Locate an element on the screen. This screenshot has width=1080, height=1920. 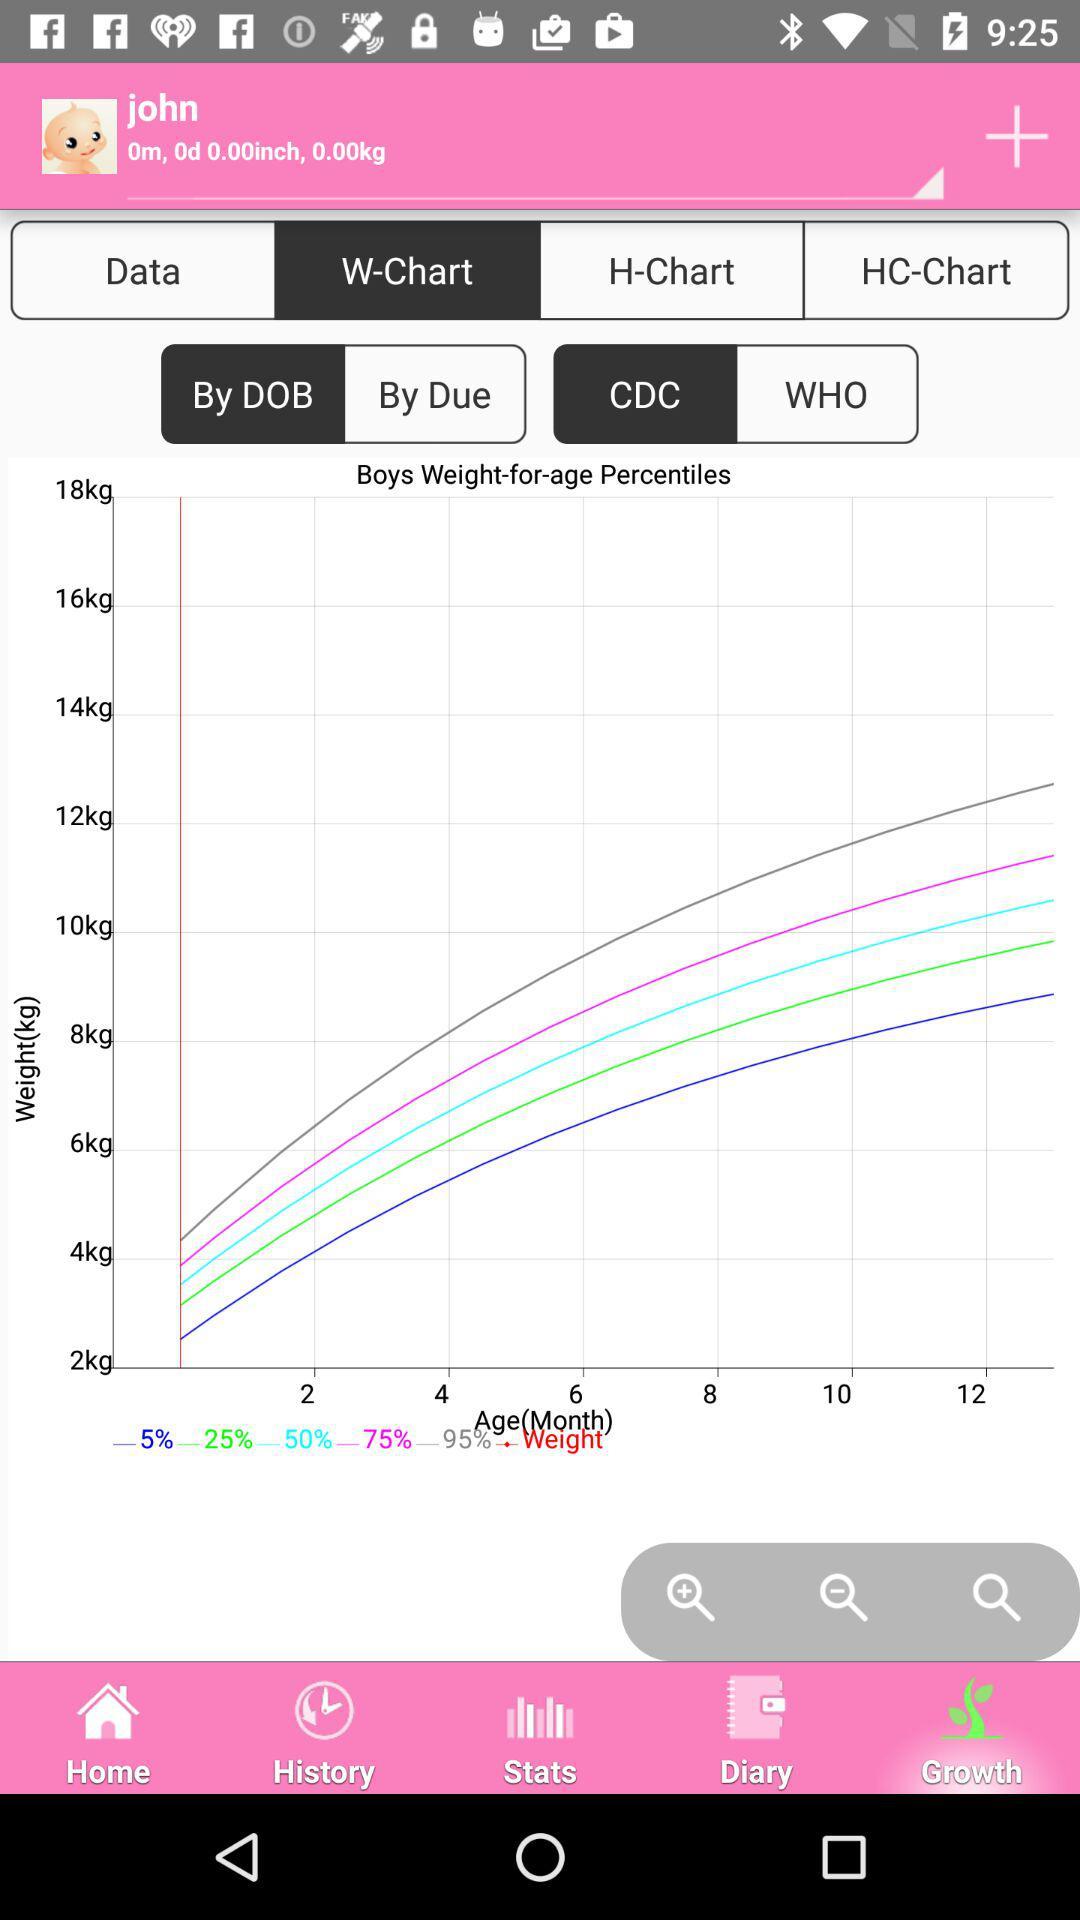
the item to the right of h-chart item is located at coordinates (936, 269).